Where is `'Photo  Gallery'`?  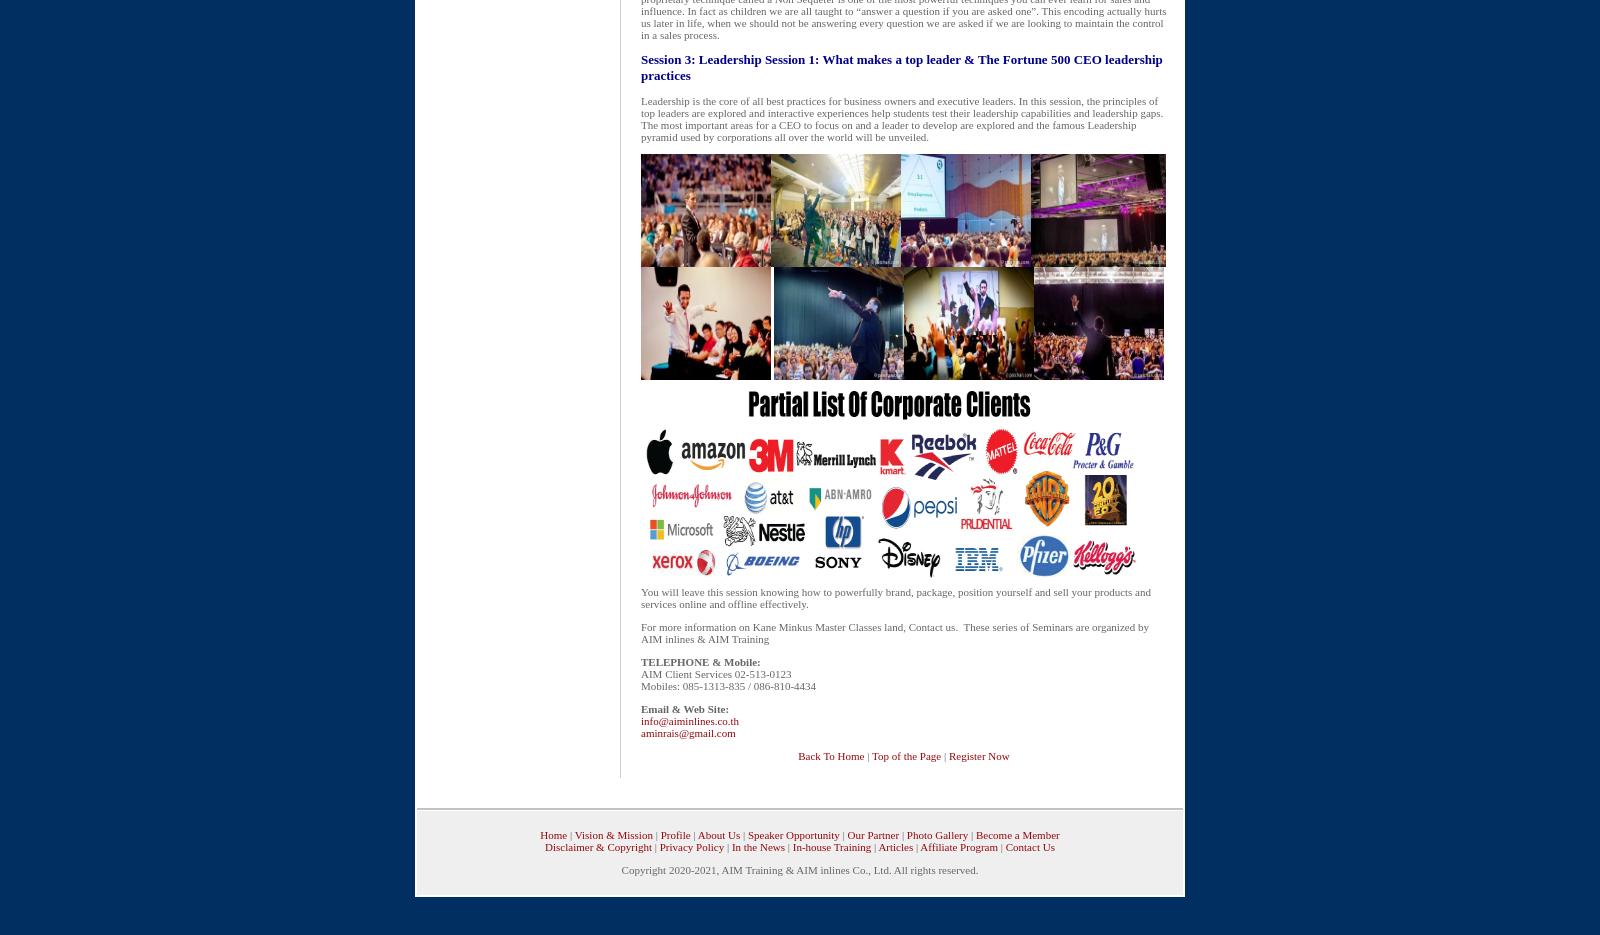
'Photo  Gallery' is located at coordinates (905, 834).